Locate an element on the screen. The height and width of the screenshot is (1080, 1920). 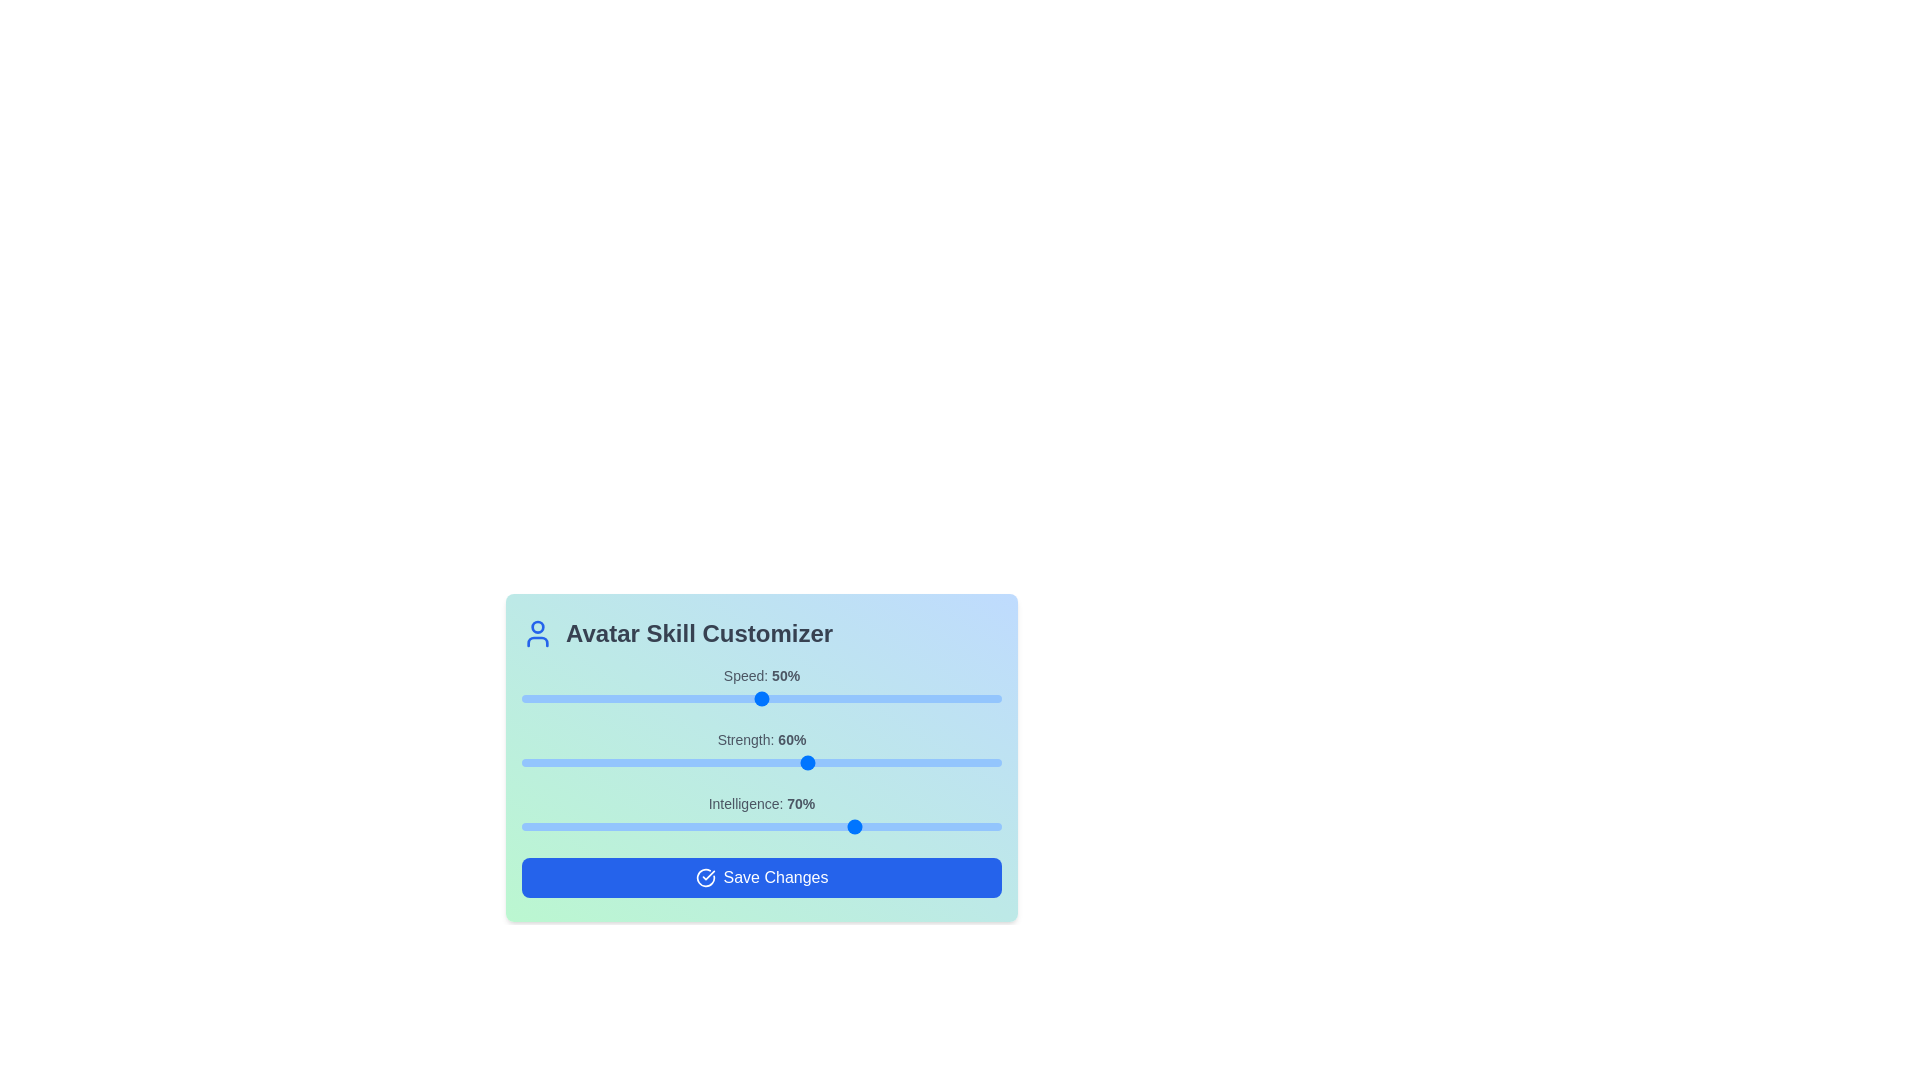
the text label displaying the percentage value of the 'Speed' attribute in the Avatar Skill Customizer interface is located at coordinates (785, 675).